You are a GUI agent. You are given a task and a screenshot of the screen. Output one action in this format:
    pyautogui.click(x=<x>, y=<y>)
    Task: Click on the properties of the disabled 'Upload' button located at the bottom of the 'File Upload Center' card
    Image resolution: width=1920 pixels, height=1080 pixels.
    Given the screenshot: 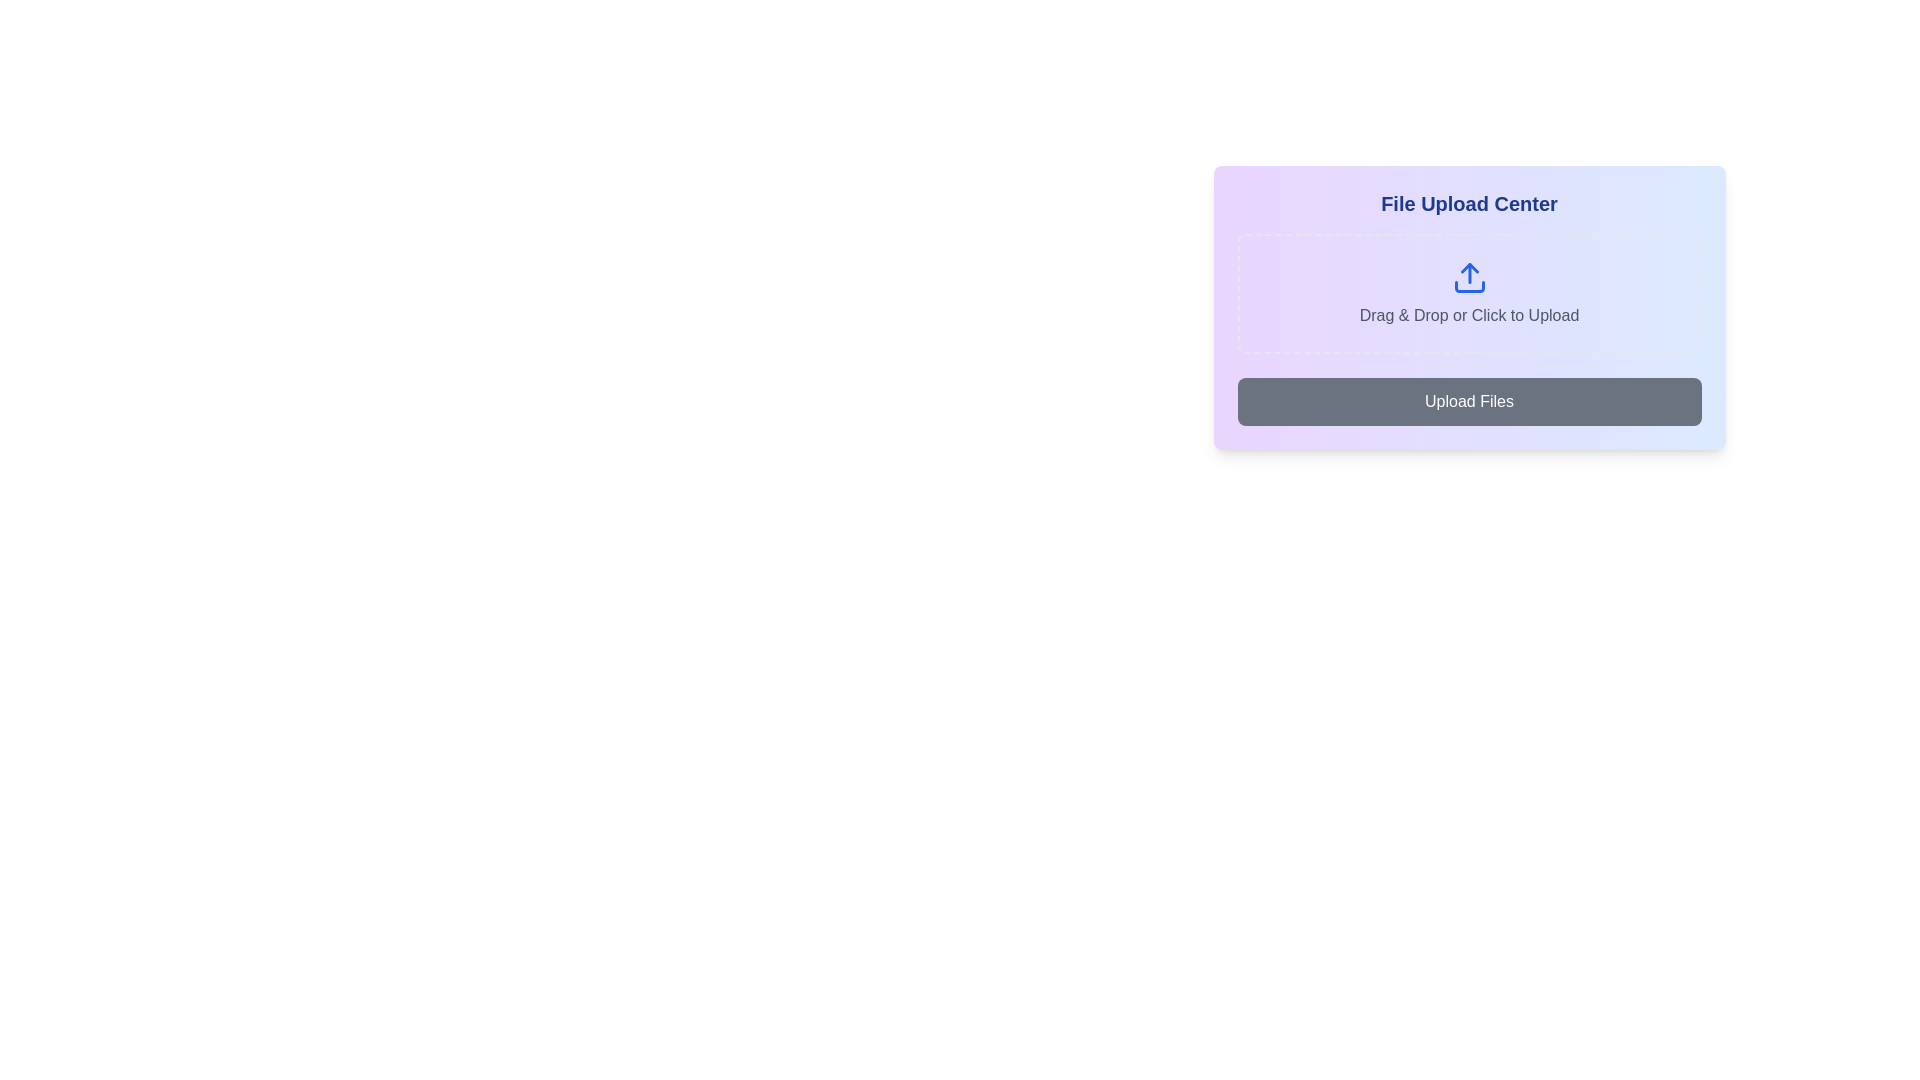 What is the action you would take?
    pyautogui.click(x=1469, y=401)
    